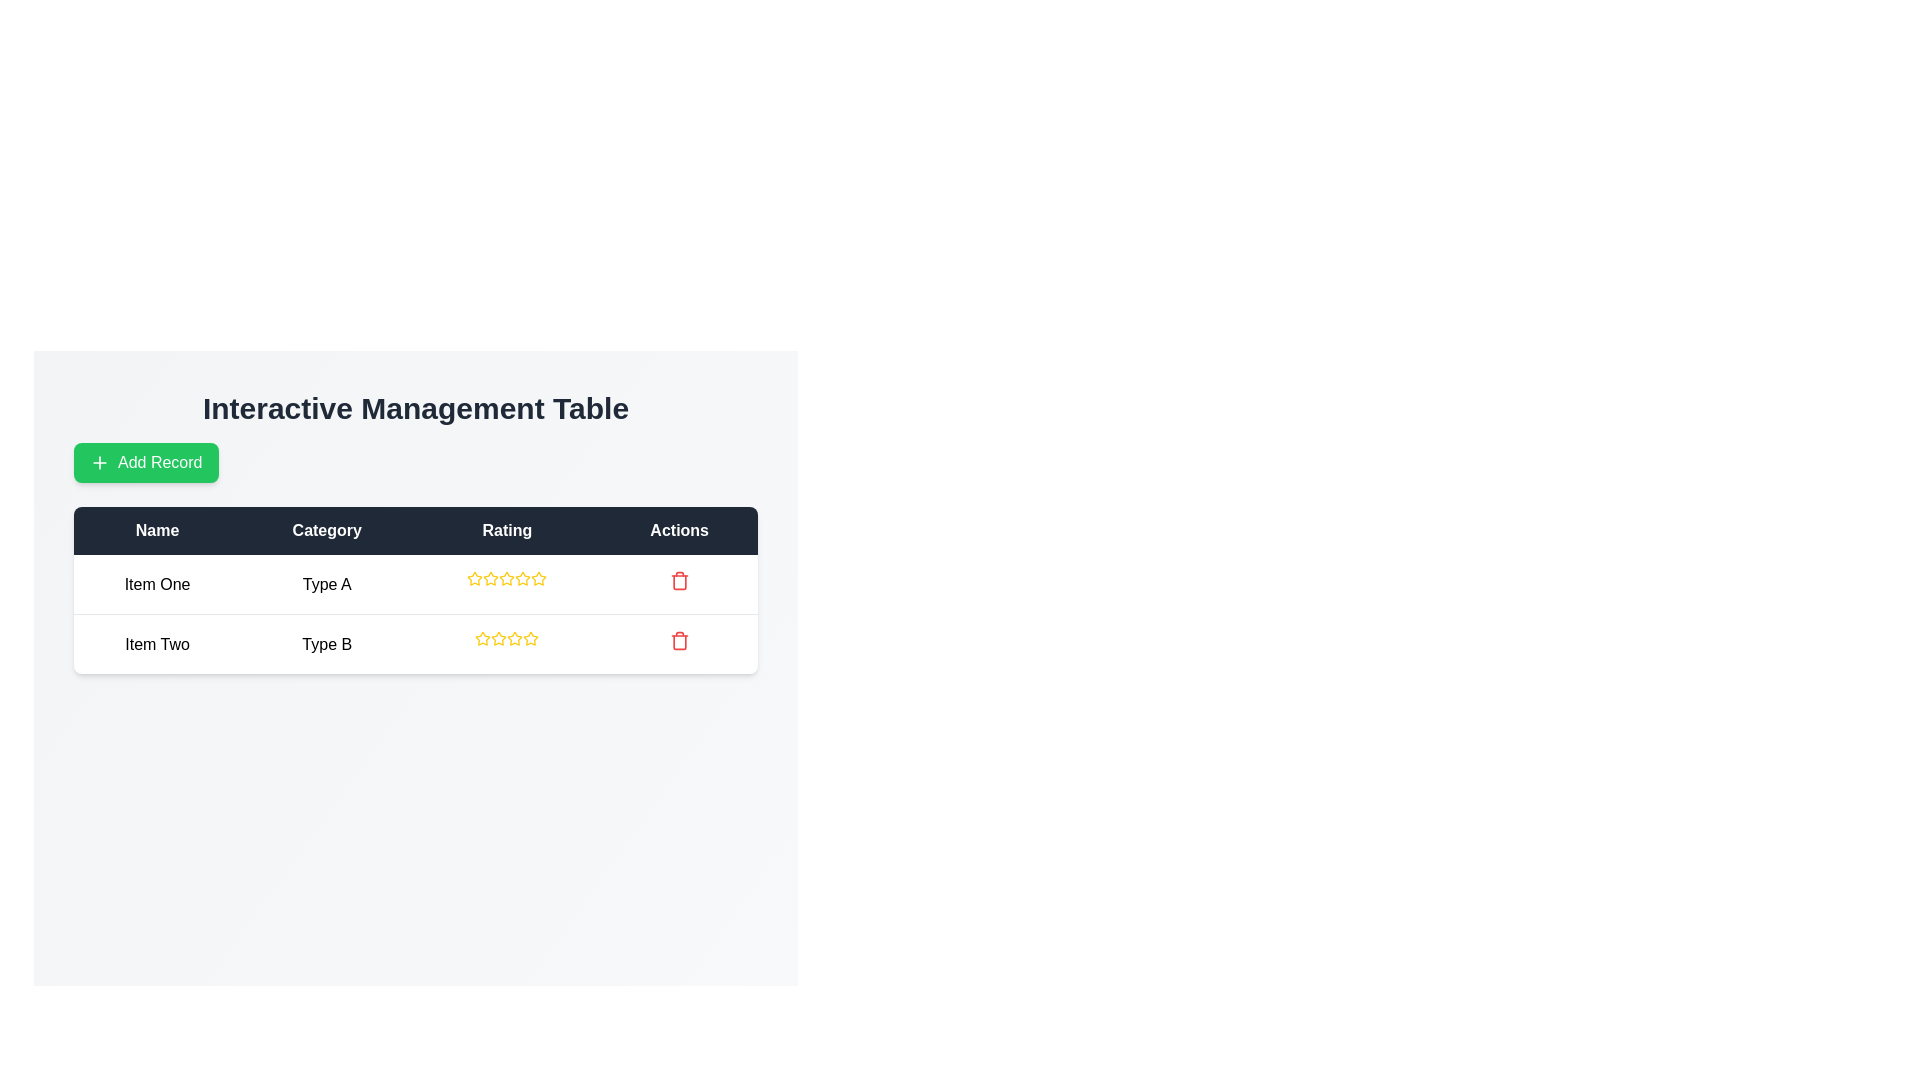  What do you see at coordinates (523, 578) in the screenshot?
I see `the third star in the rating system for accessibility navigation` at bounding box center [523, 578].